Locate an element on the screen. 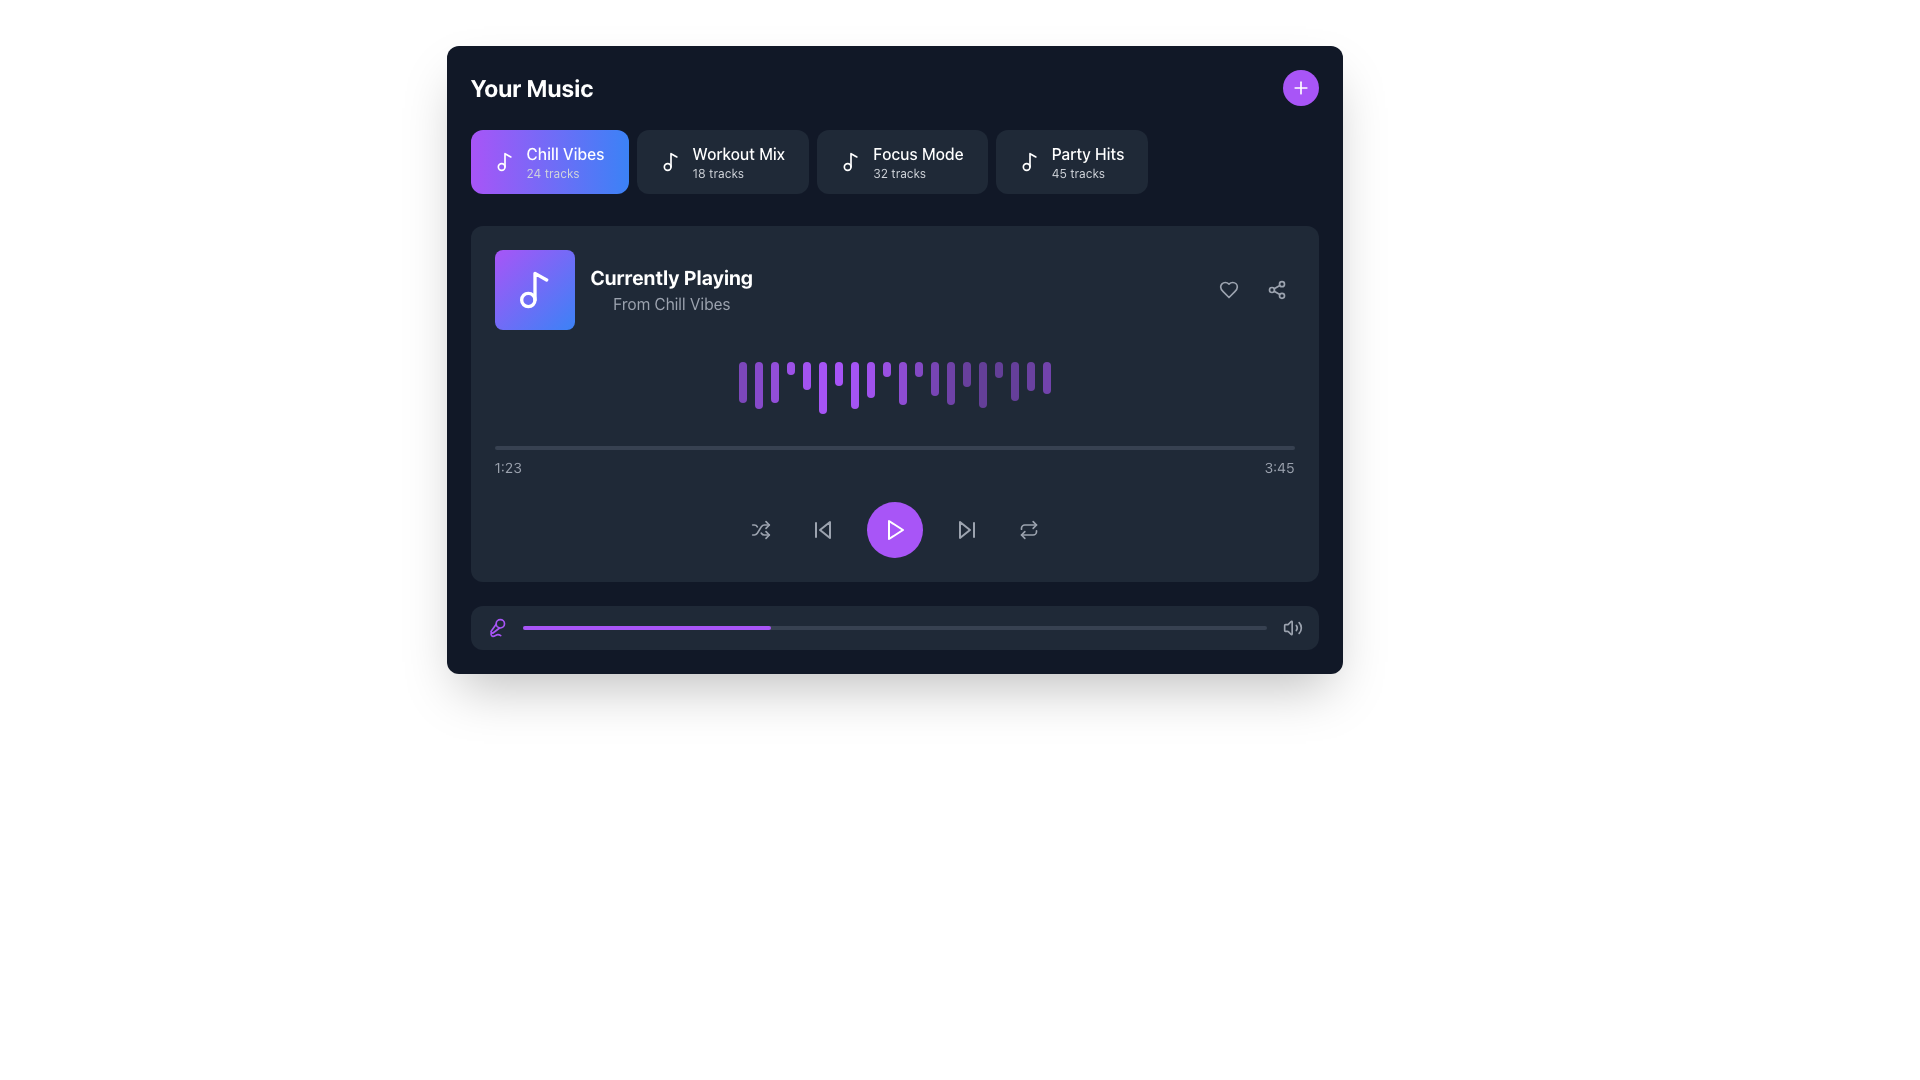  the text label that displays '18 tracks' in light gray color, located within the 'Workout Mix' card, below its title is located at coordinates (718, 172).